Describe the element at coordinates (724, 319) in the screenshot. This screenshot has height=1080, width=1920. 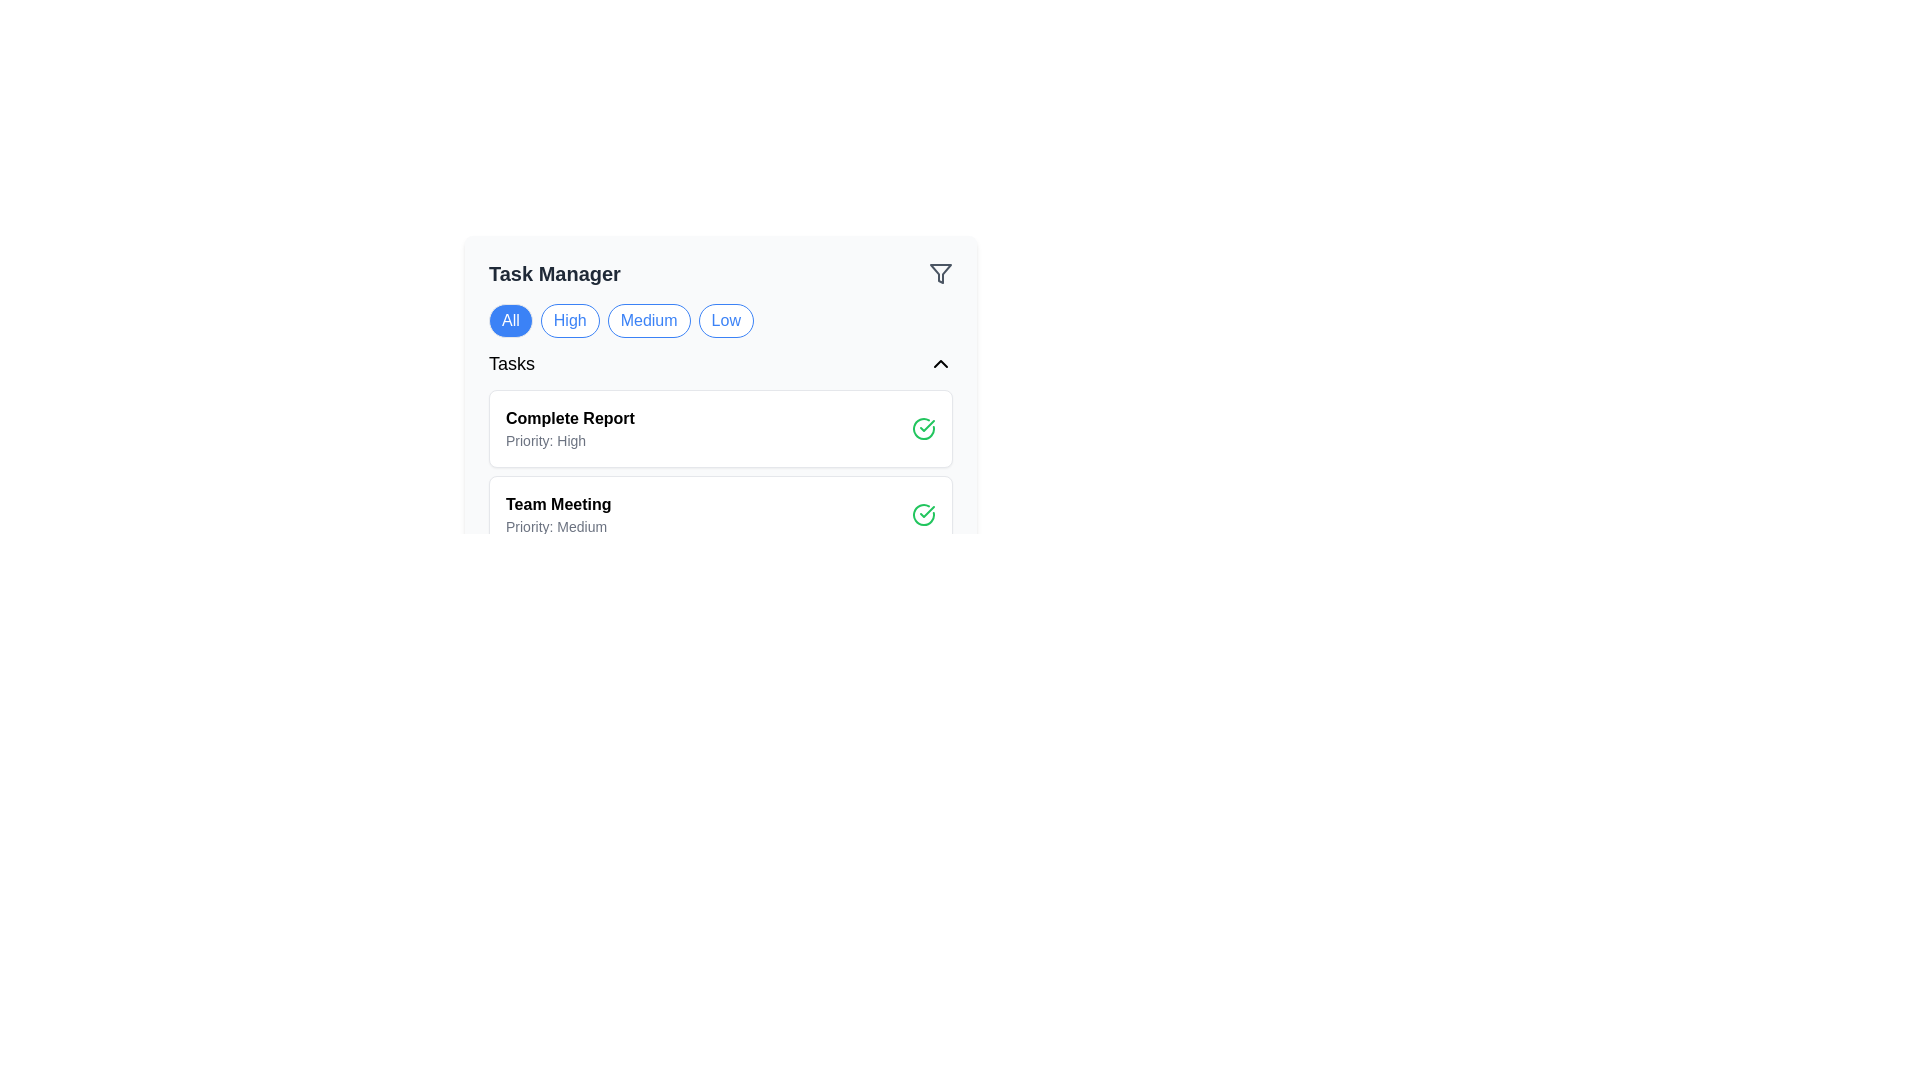
I see `the fourth pill-shaped button labeled 'Low'` at that location.